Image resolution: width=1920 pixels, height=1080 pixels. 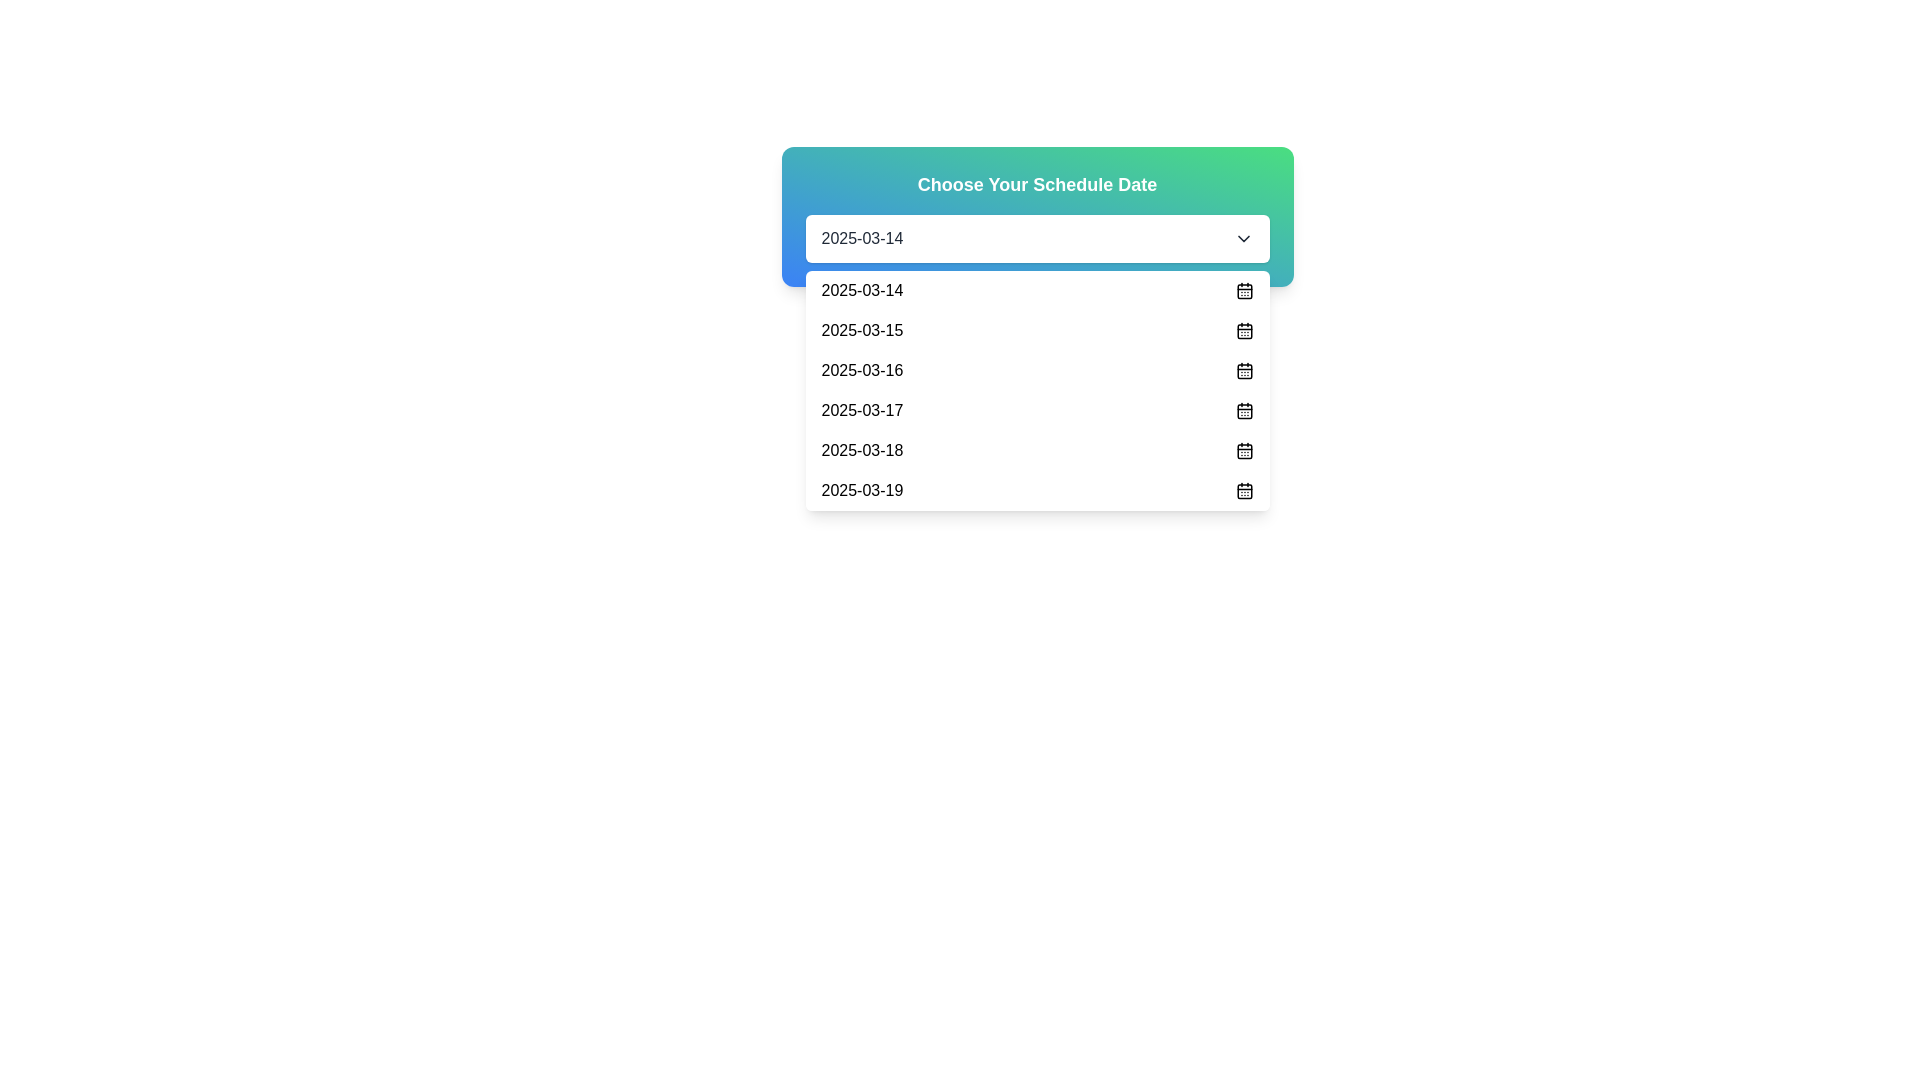 What do you see at coordinates (1037, 390) in the screenshot?
I see `the dropdown menu item '2025-03-16'` at bounding box center [1037, 390].